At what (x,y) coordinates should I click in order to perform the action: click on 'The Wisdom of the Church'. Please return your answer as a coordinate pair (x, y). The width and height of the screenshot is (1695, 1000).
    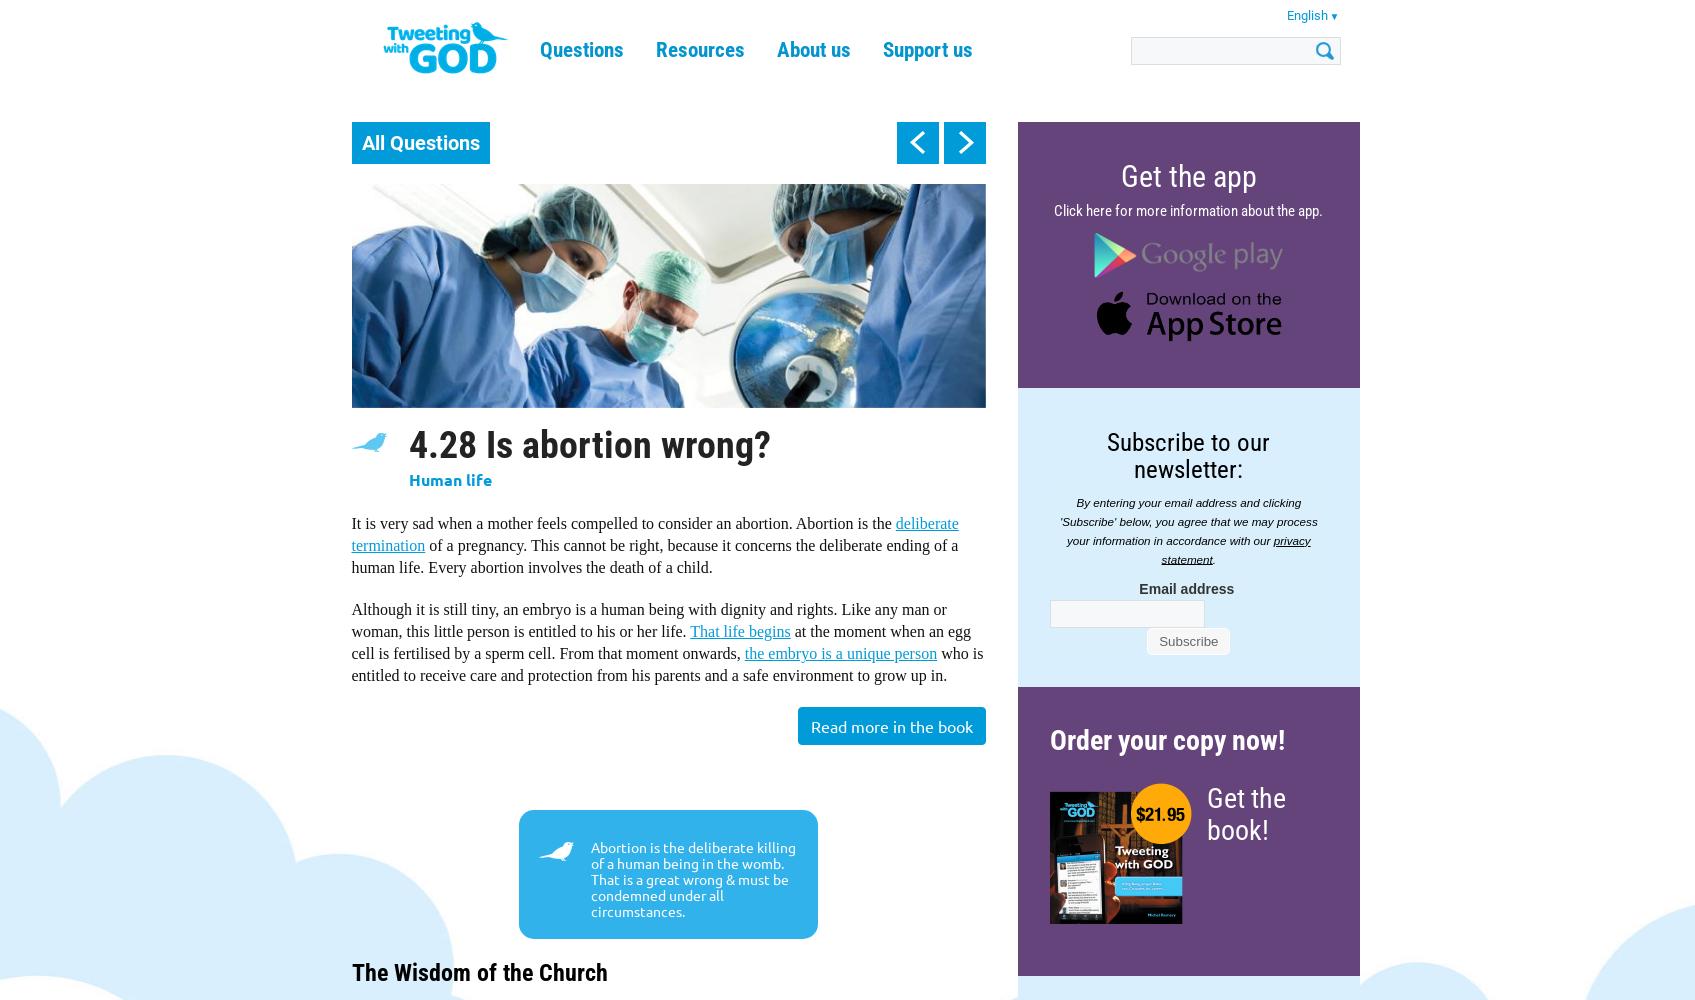
    Looking at the image, I should click on (478, 972).